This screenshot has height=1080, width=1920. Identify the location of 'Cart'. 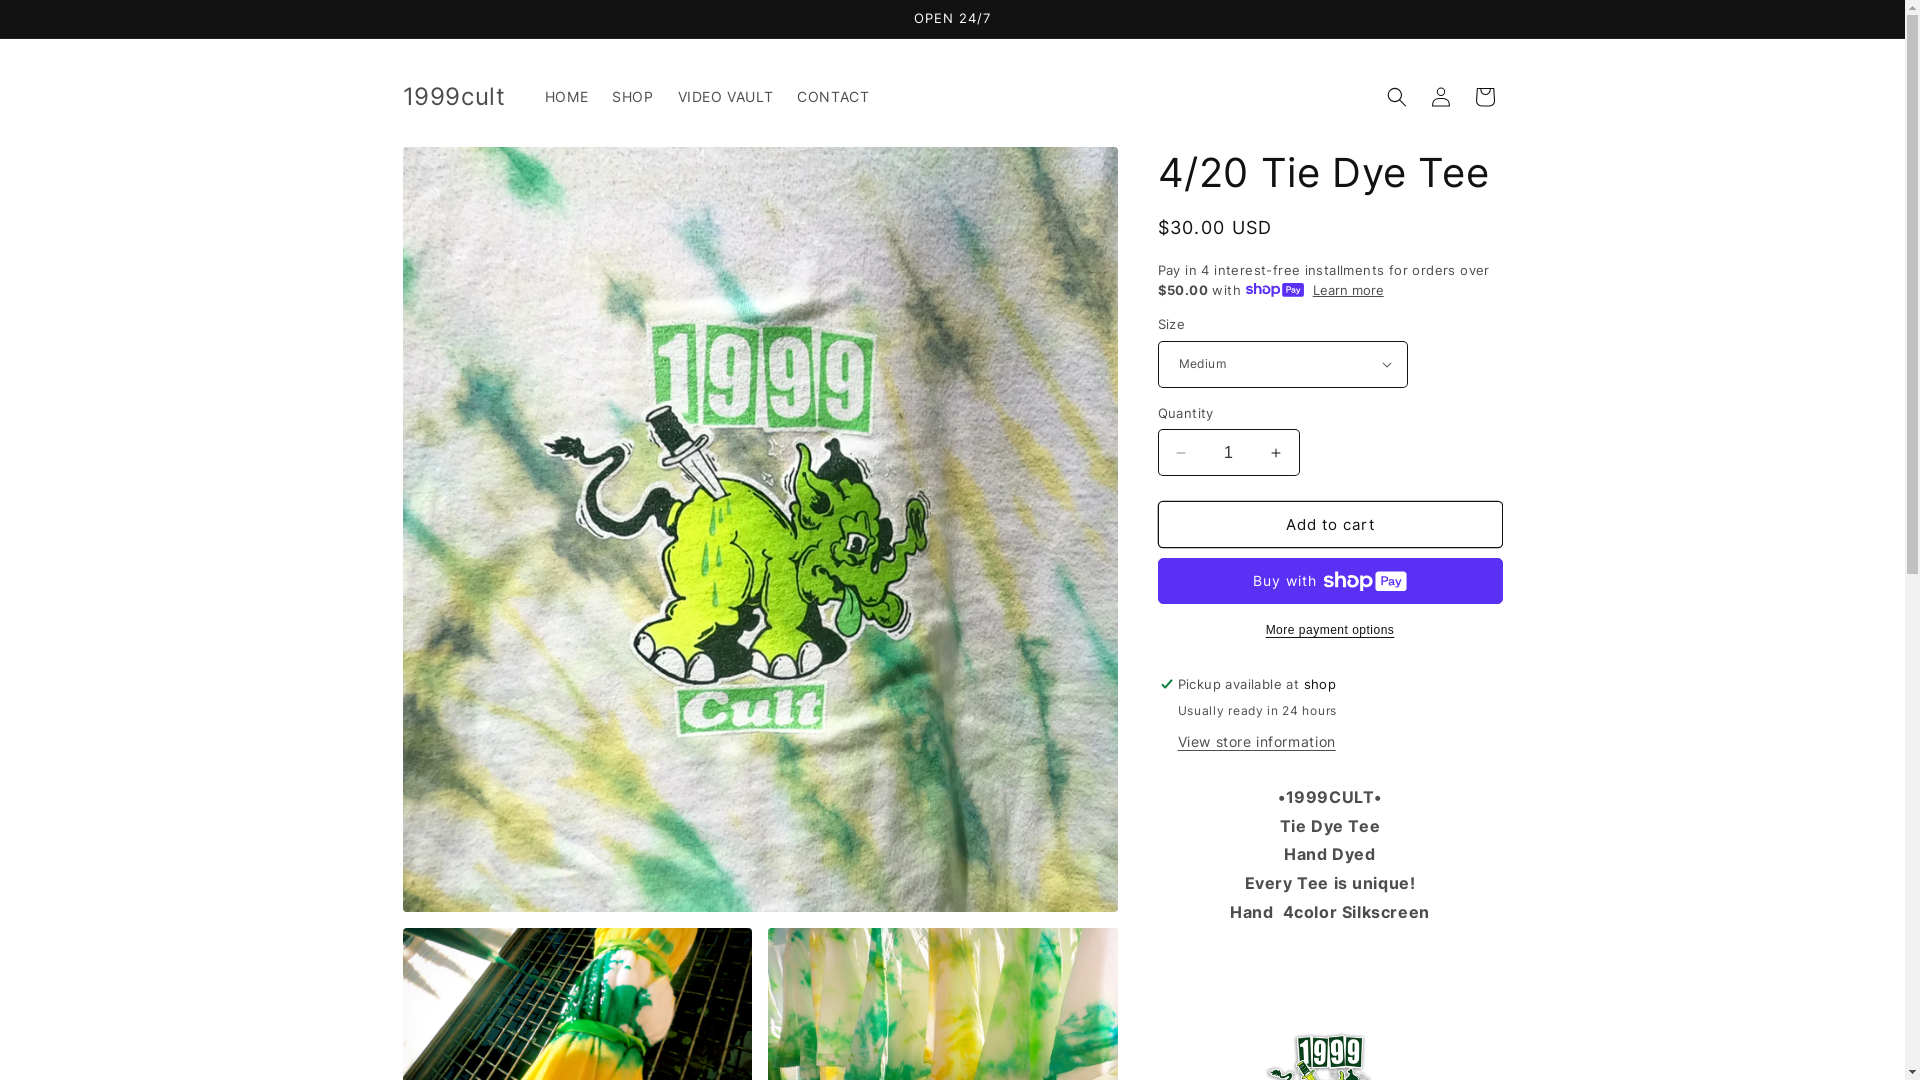
(1483, 96).